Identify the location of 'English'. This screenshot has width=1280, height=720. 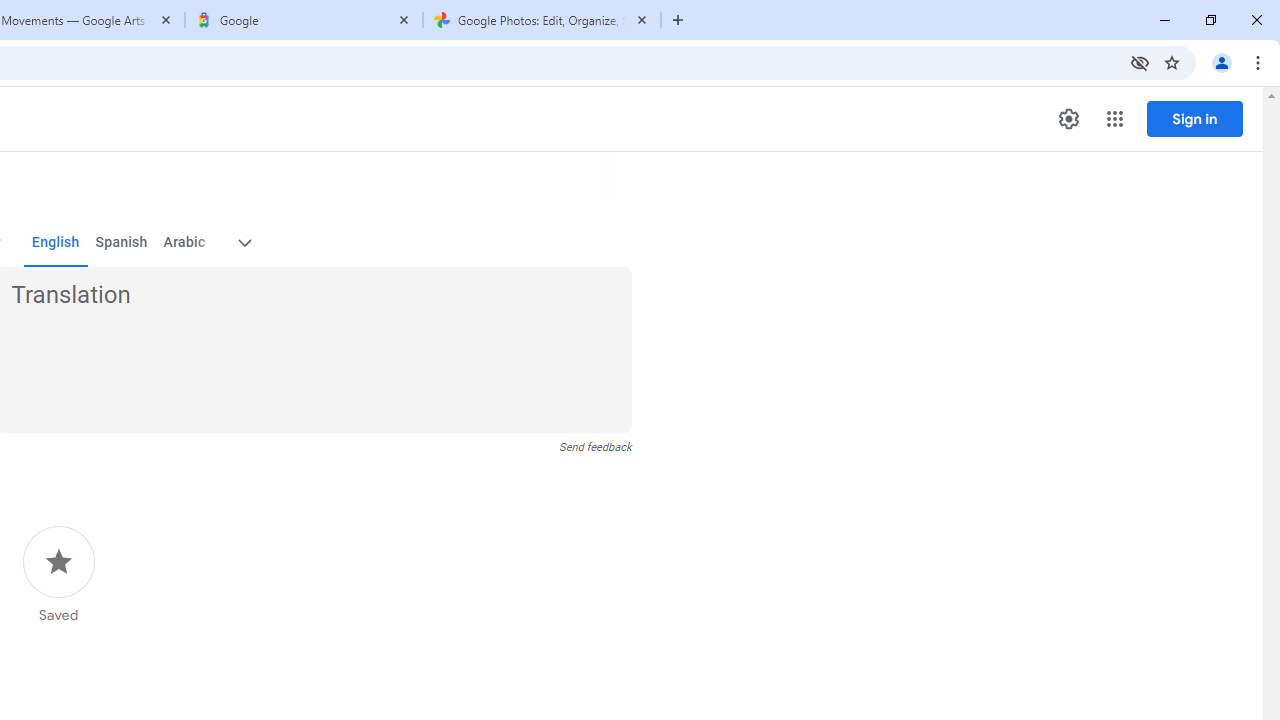
(55, 242).